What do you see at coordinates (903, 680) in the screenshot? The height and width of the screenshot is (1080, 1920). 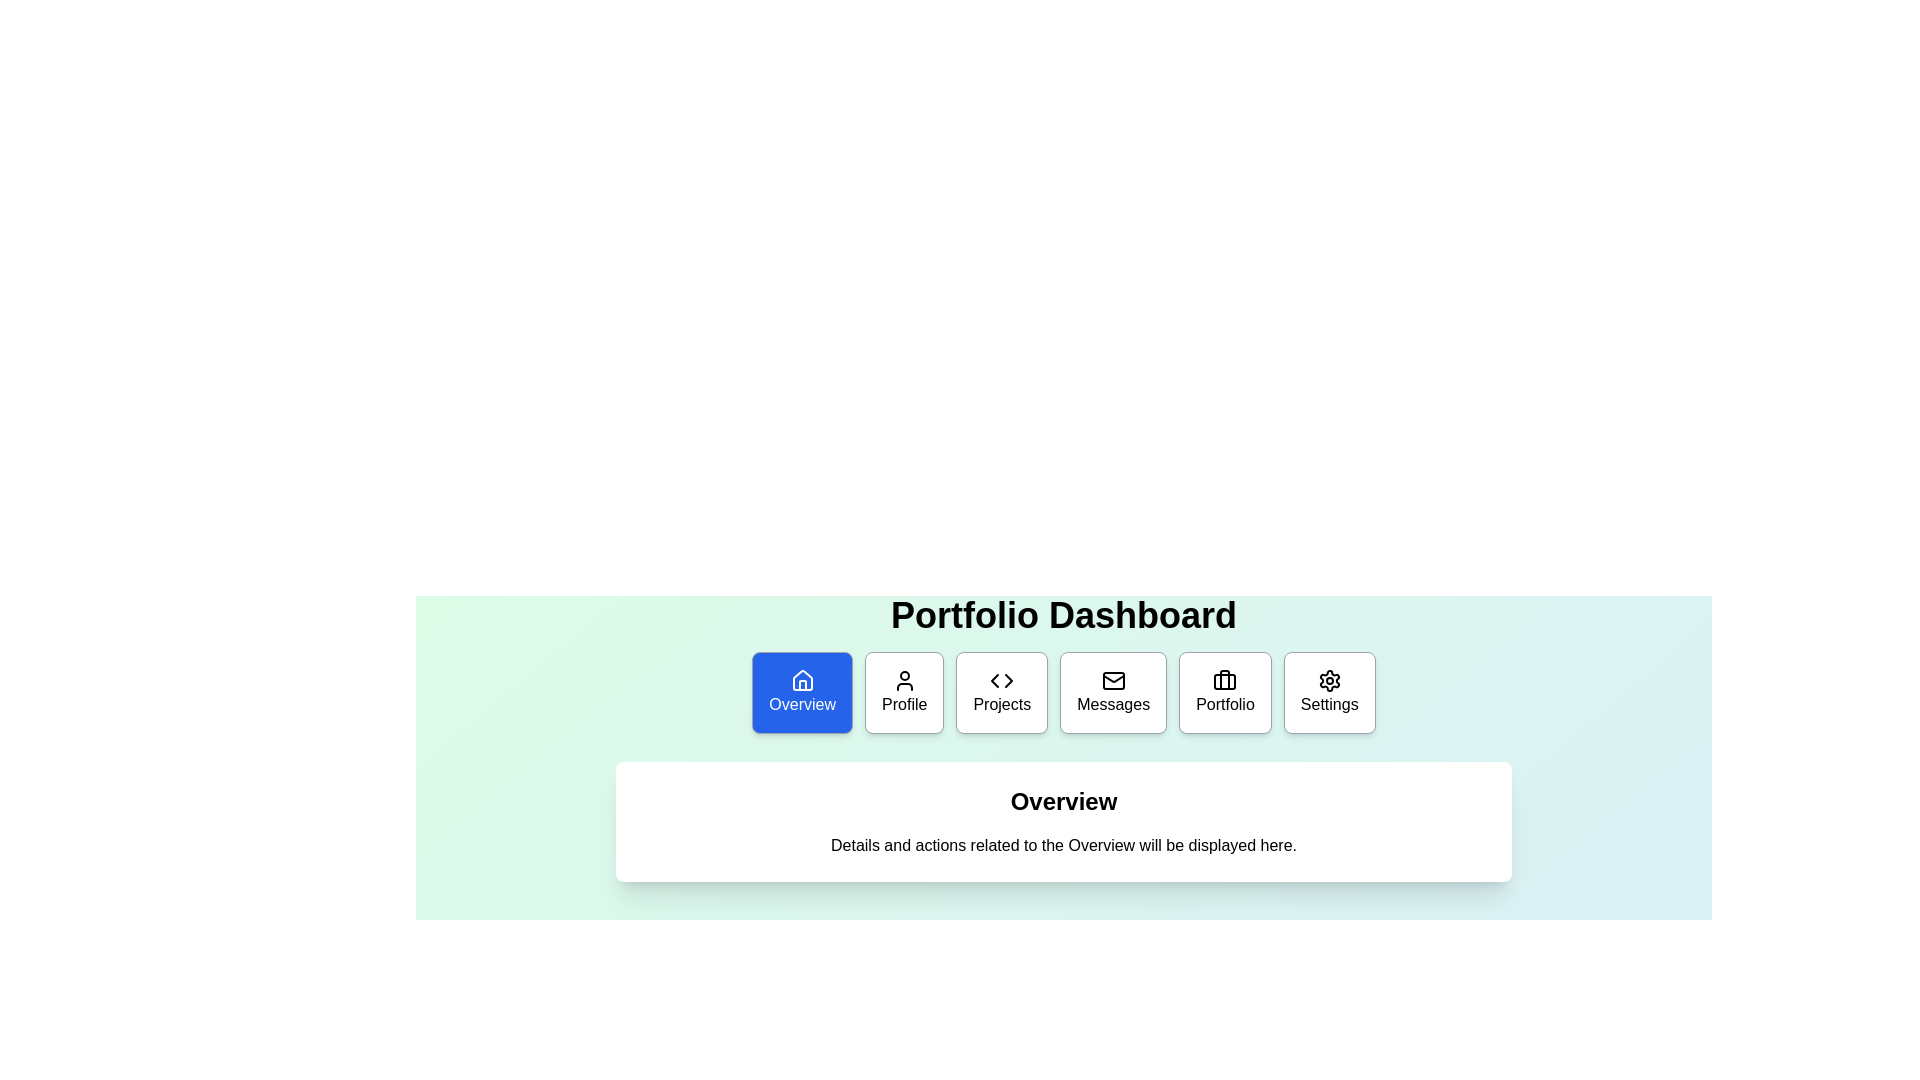 I see `the 'Profile' icon located in the second box of the menu options beneath the 'Portfolio Dashboard' title` at bounding box center [903, 680].